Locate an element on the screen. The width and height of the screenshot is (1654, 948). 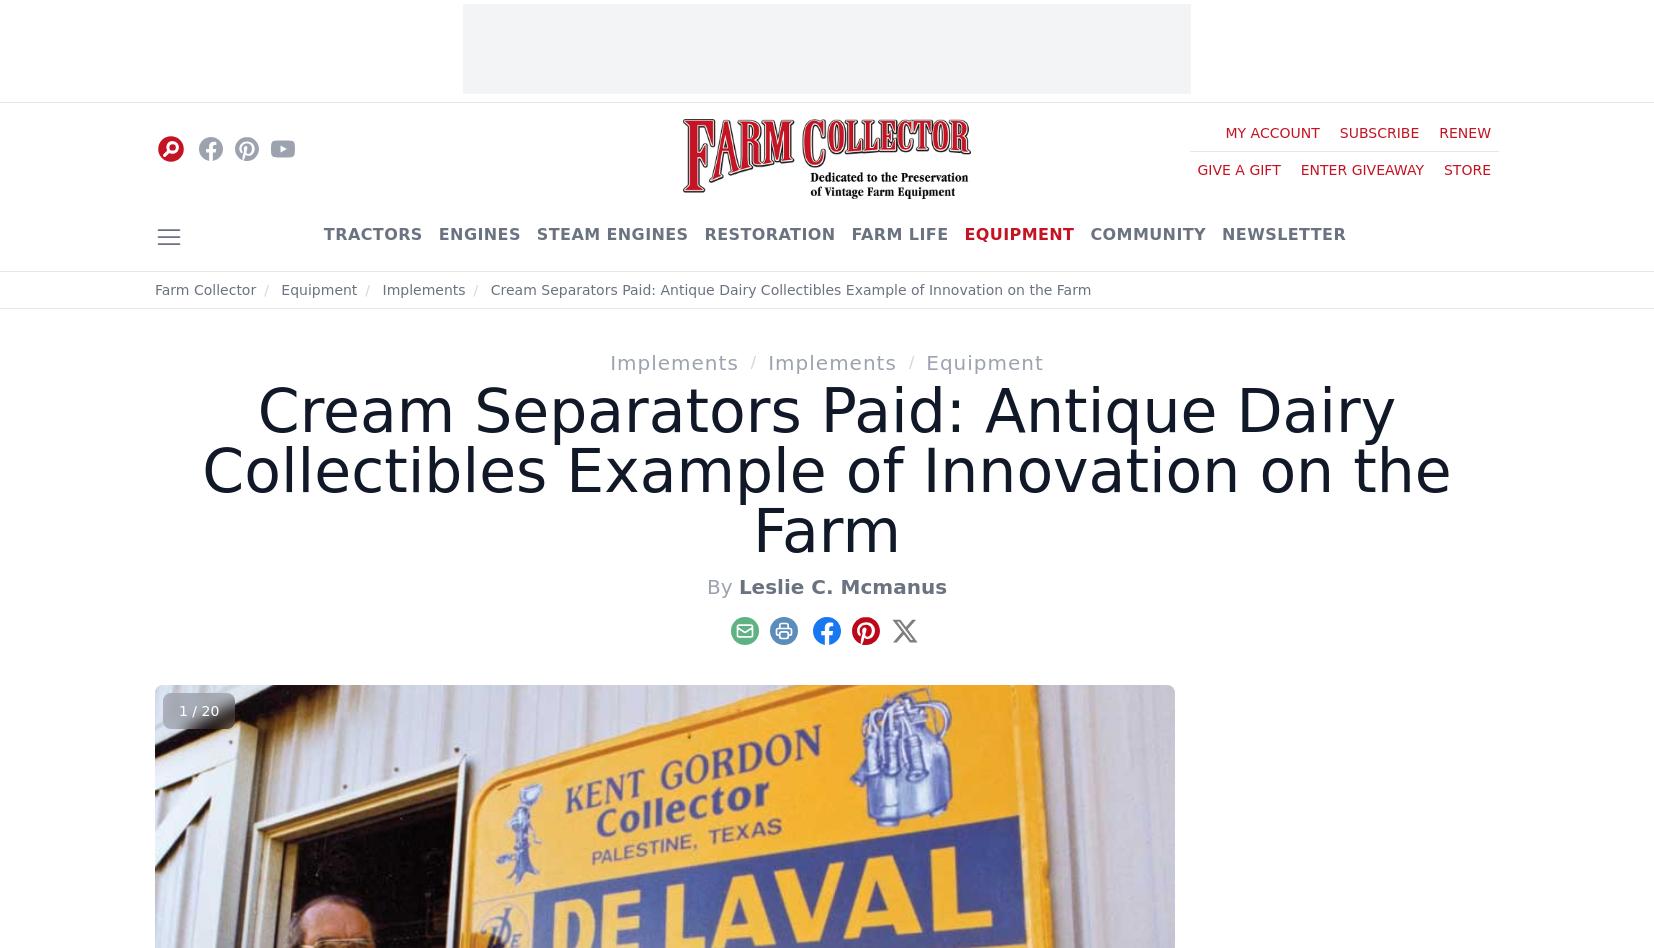
'The Wetmore Tractor' is located at coordinates (1284, 339).